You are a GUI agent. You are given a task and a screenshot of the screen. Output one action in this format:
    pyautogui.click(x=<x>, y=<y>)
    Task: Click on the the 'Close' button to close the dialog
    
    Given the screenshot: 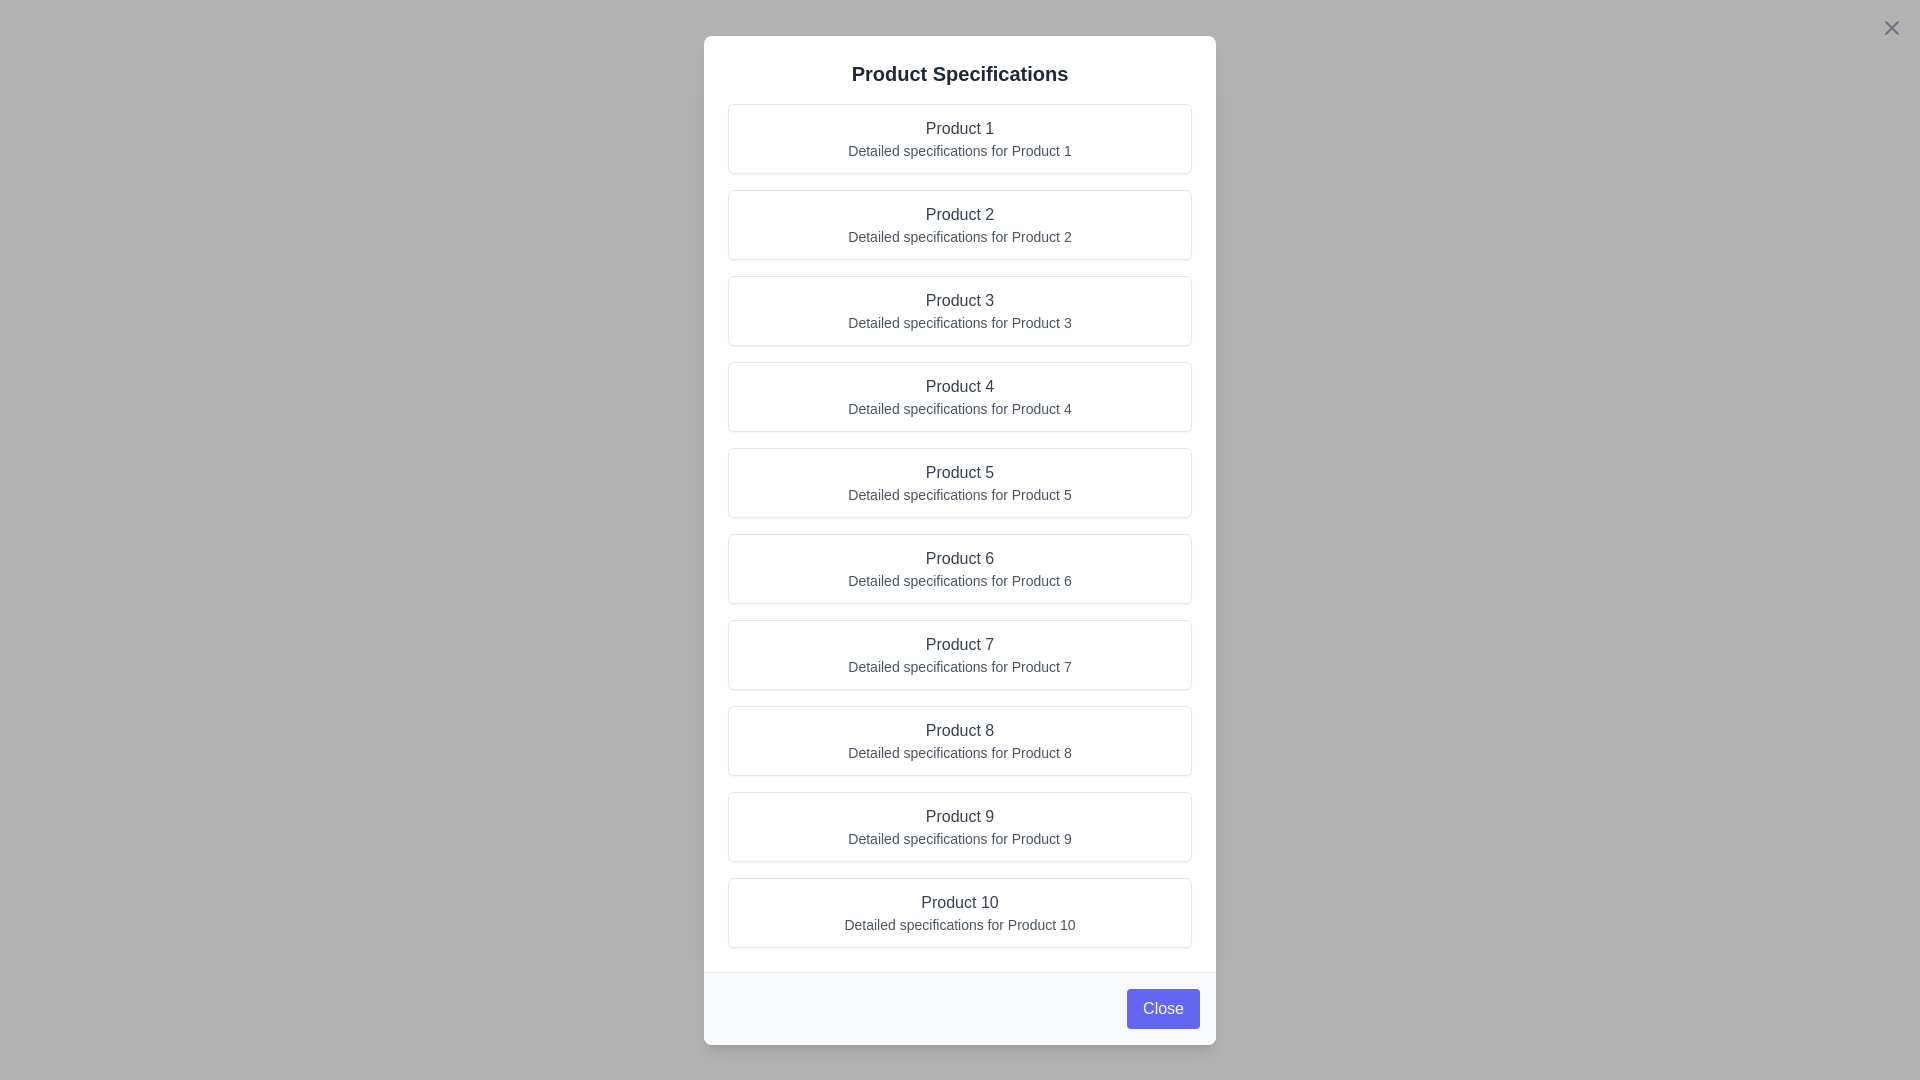 What is the action you would take?
    pyautogui.click(x=1163, y=1008)
    